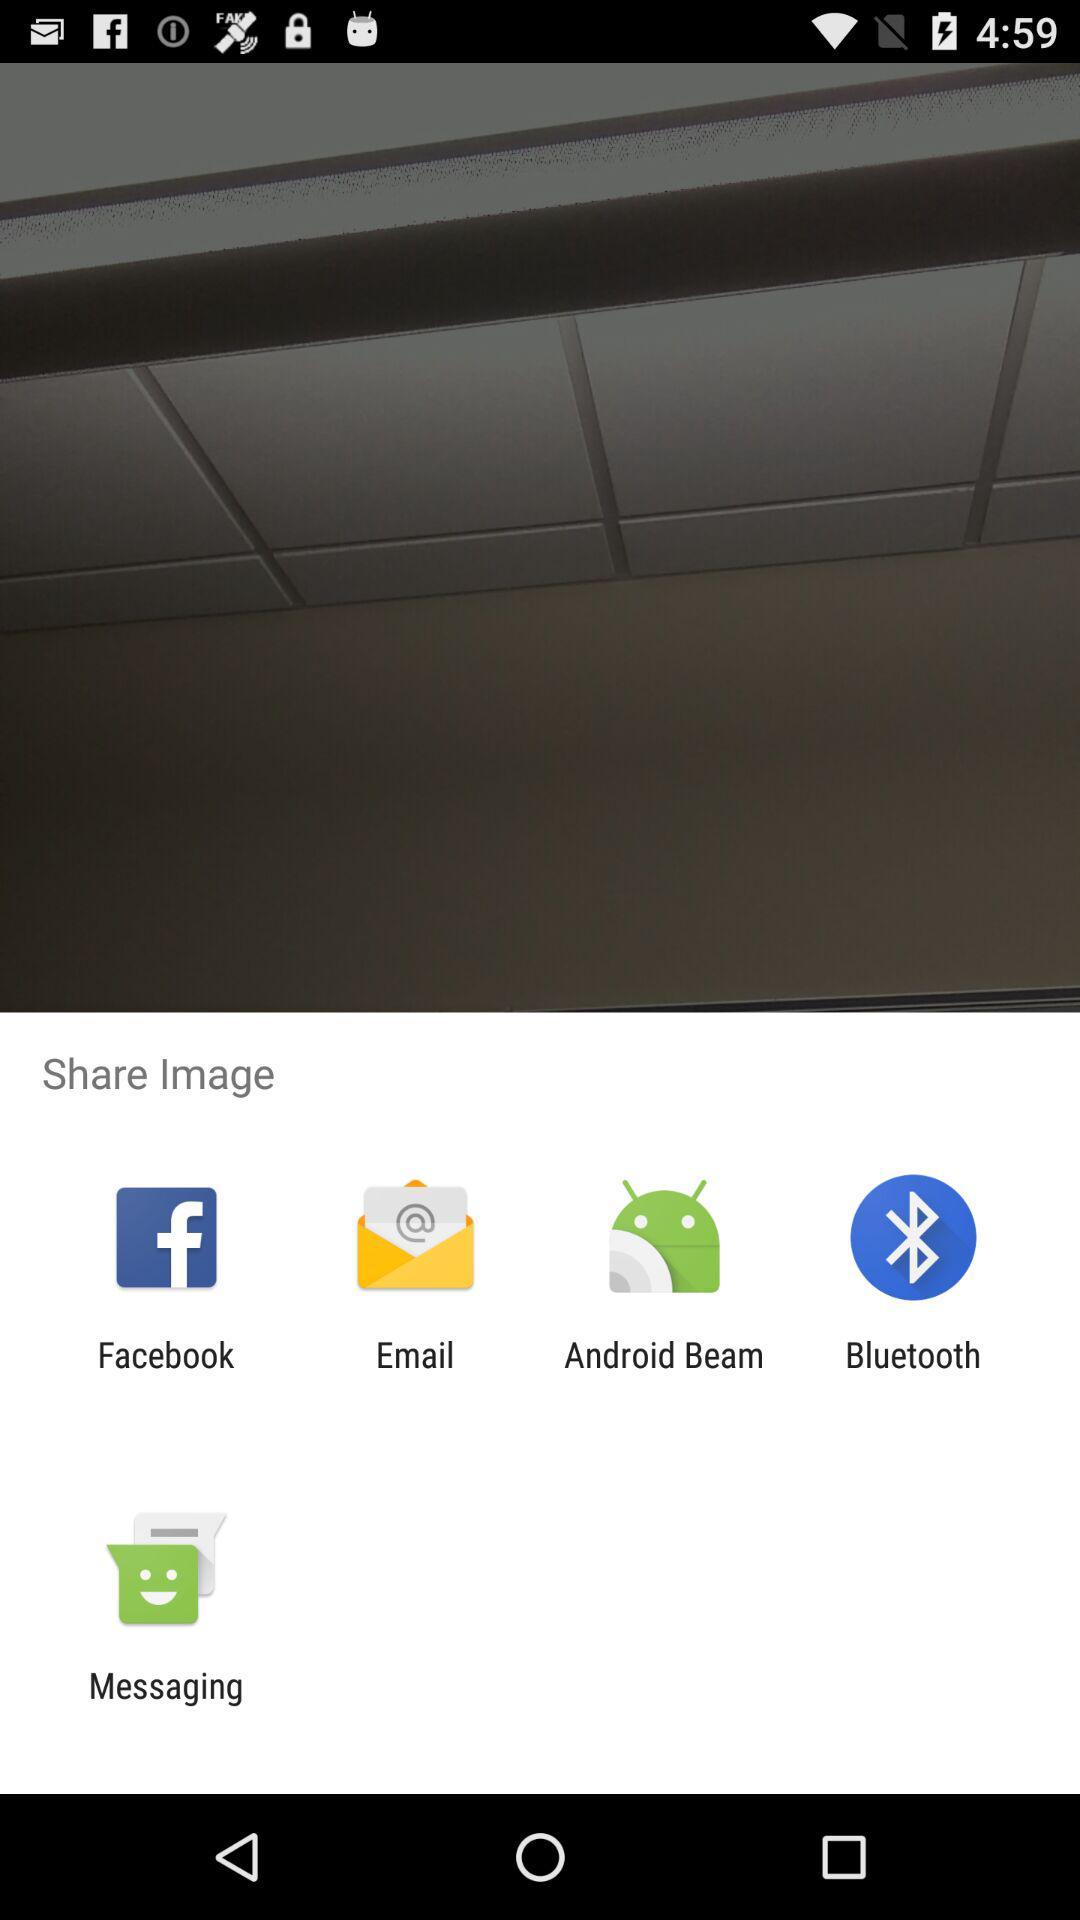  I want to click on the icon at the bottom right corner, so click(913, 1374).